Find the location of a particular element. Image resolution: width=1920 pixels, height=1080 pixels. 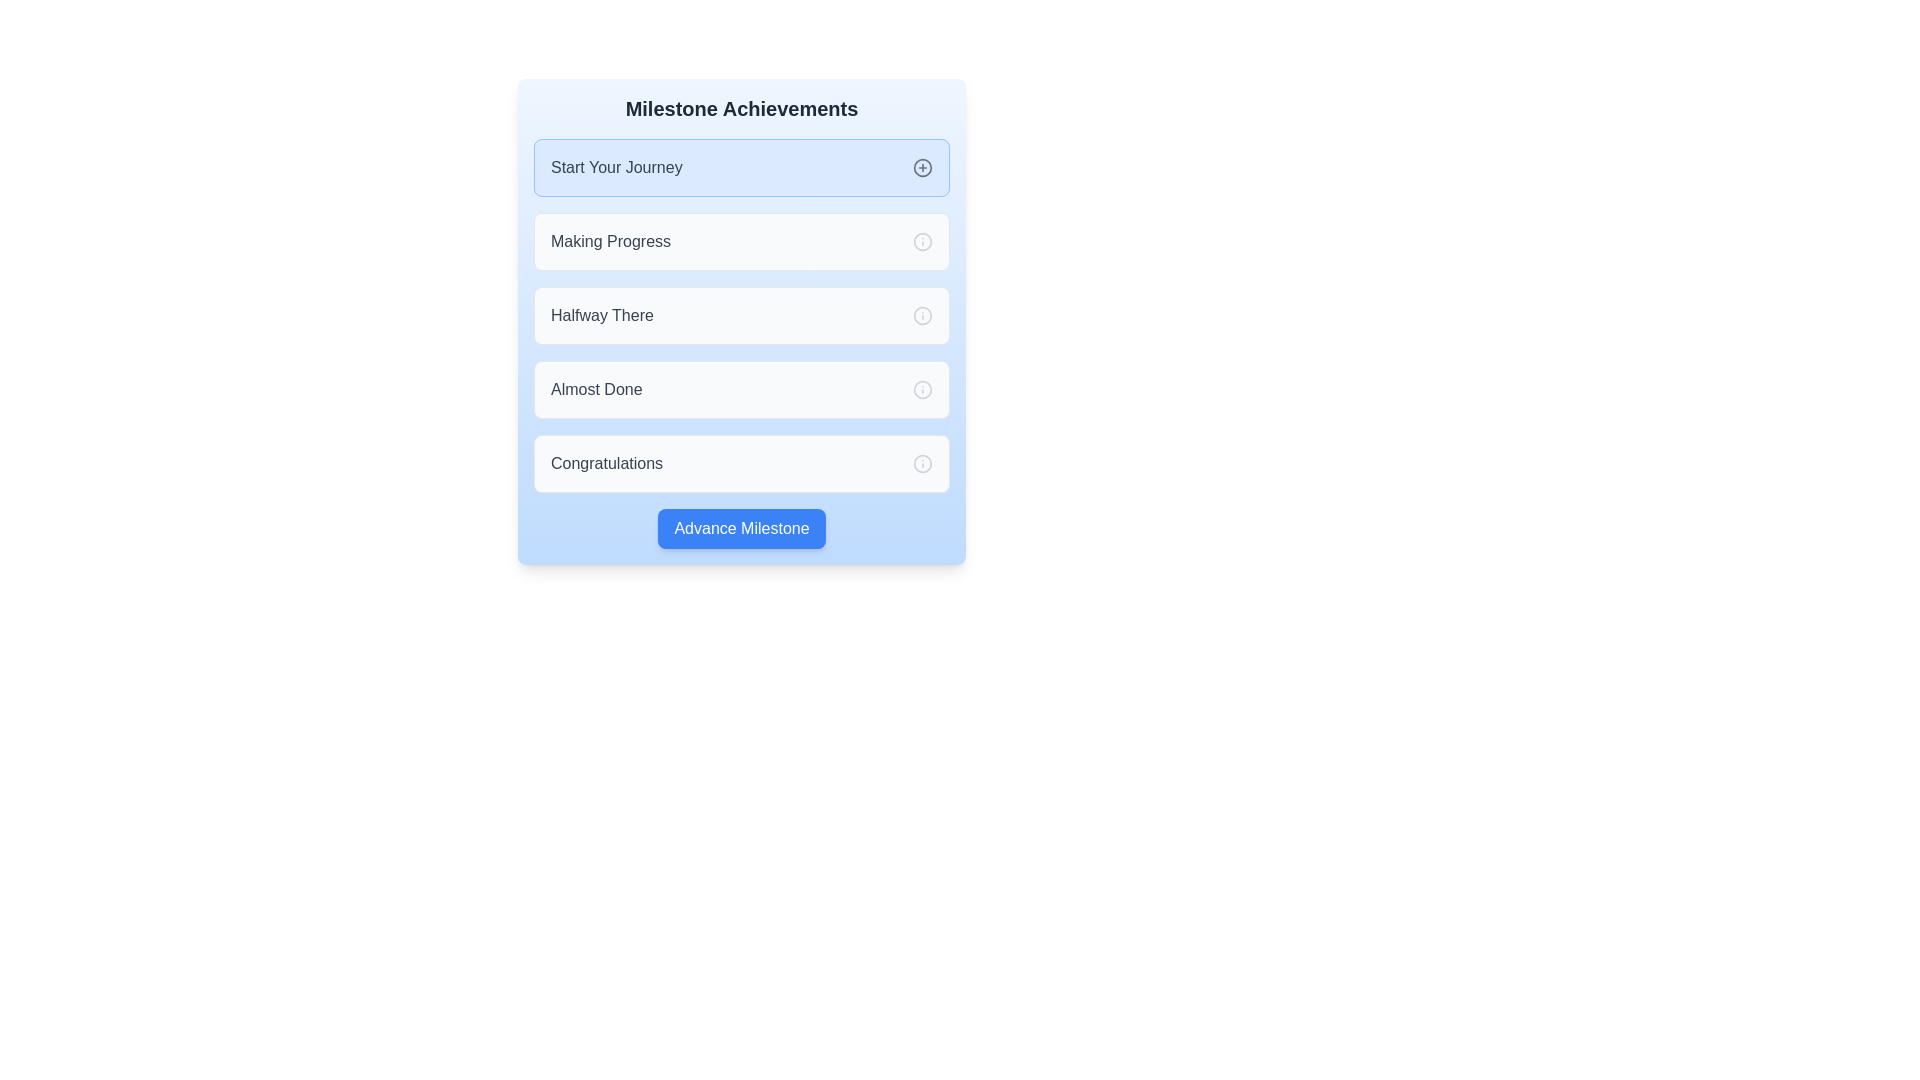

the rectangular button with a blue background and white text that reads 'Advance Milestone', located at the bottom of the 'Milestone Achievements' card is located at coordinates (741, 527).